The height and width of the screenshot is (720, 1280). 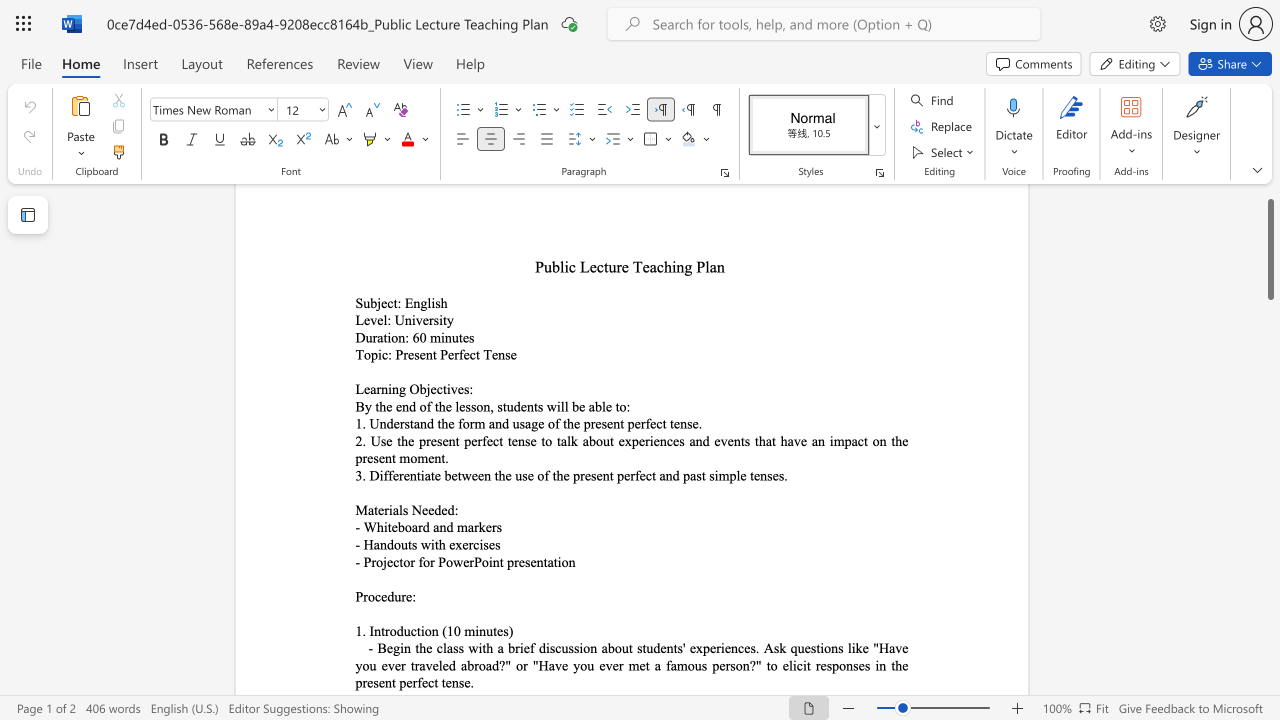 I want to click on the scrollbar and move up 10 pixels, so click(x=1269, y=248).